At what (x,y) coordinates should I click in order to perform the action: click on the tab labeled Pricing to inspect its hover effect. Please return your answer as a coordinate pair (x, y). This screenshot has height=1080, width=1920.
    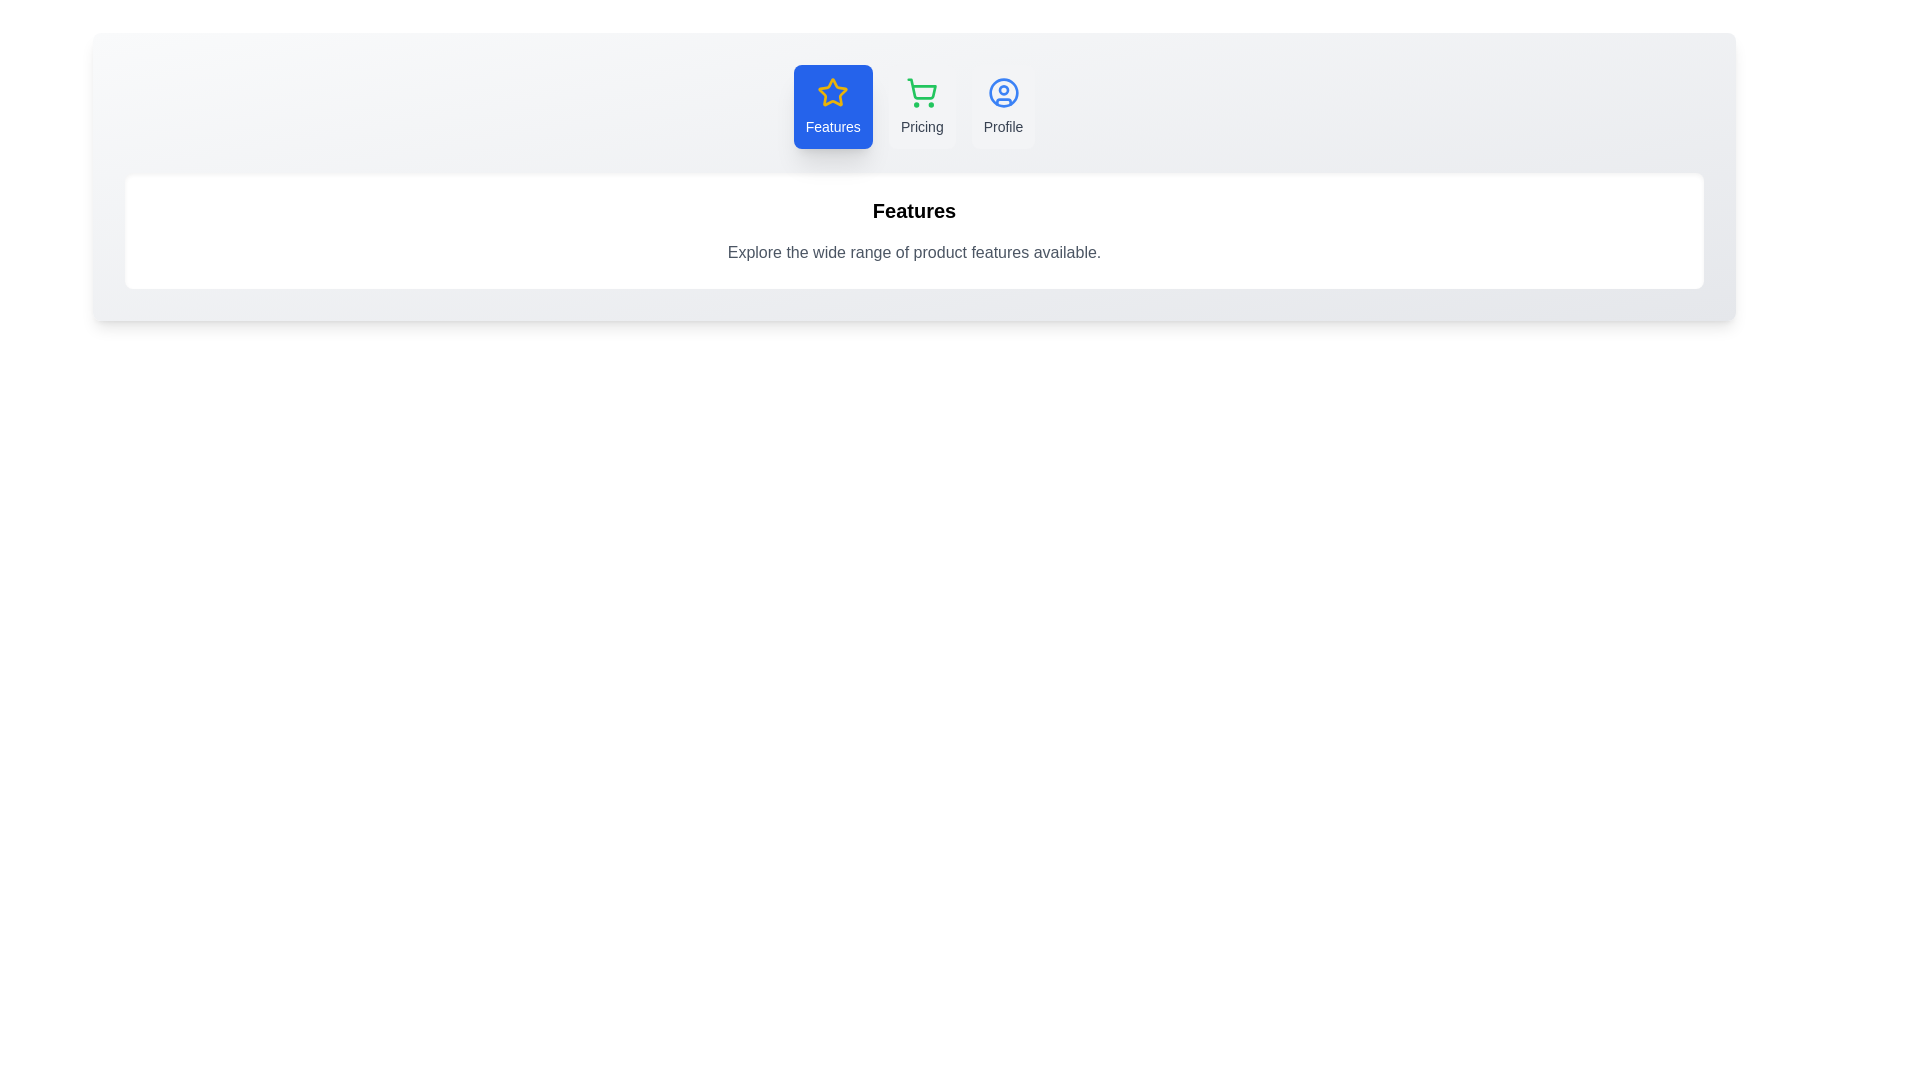
    Looking at the image, I should click on (921, 107).